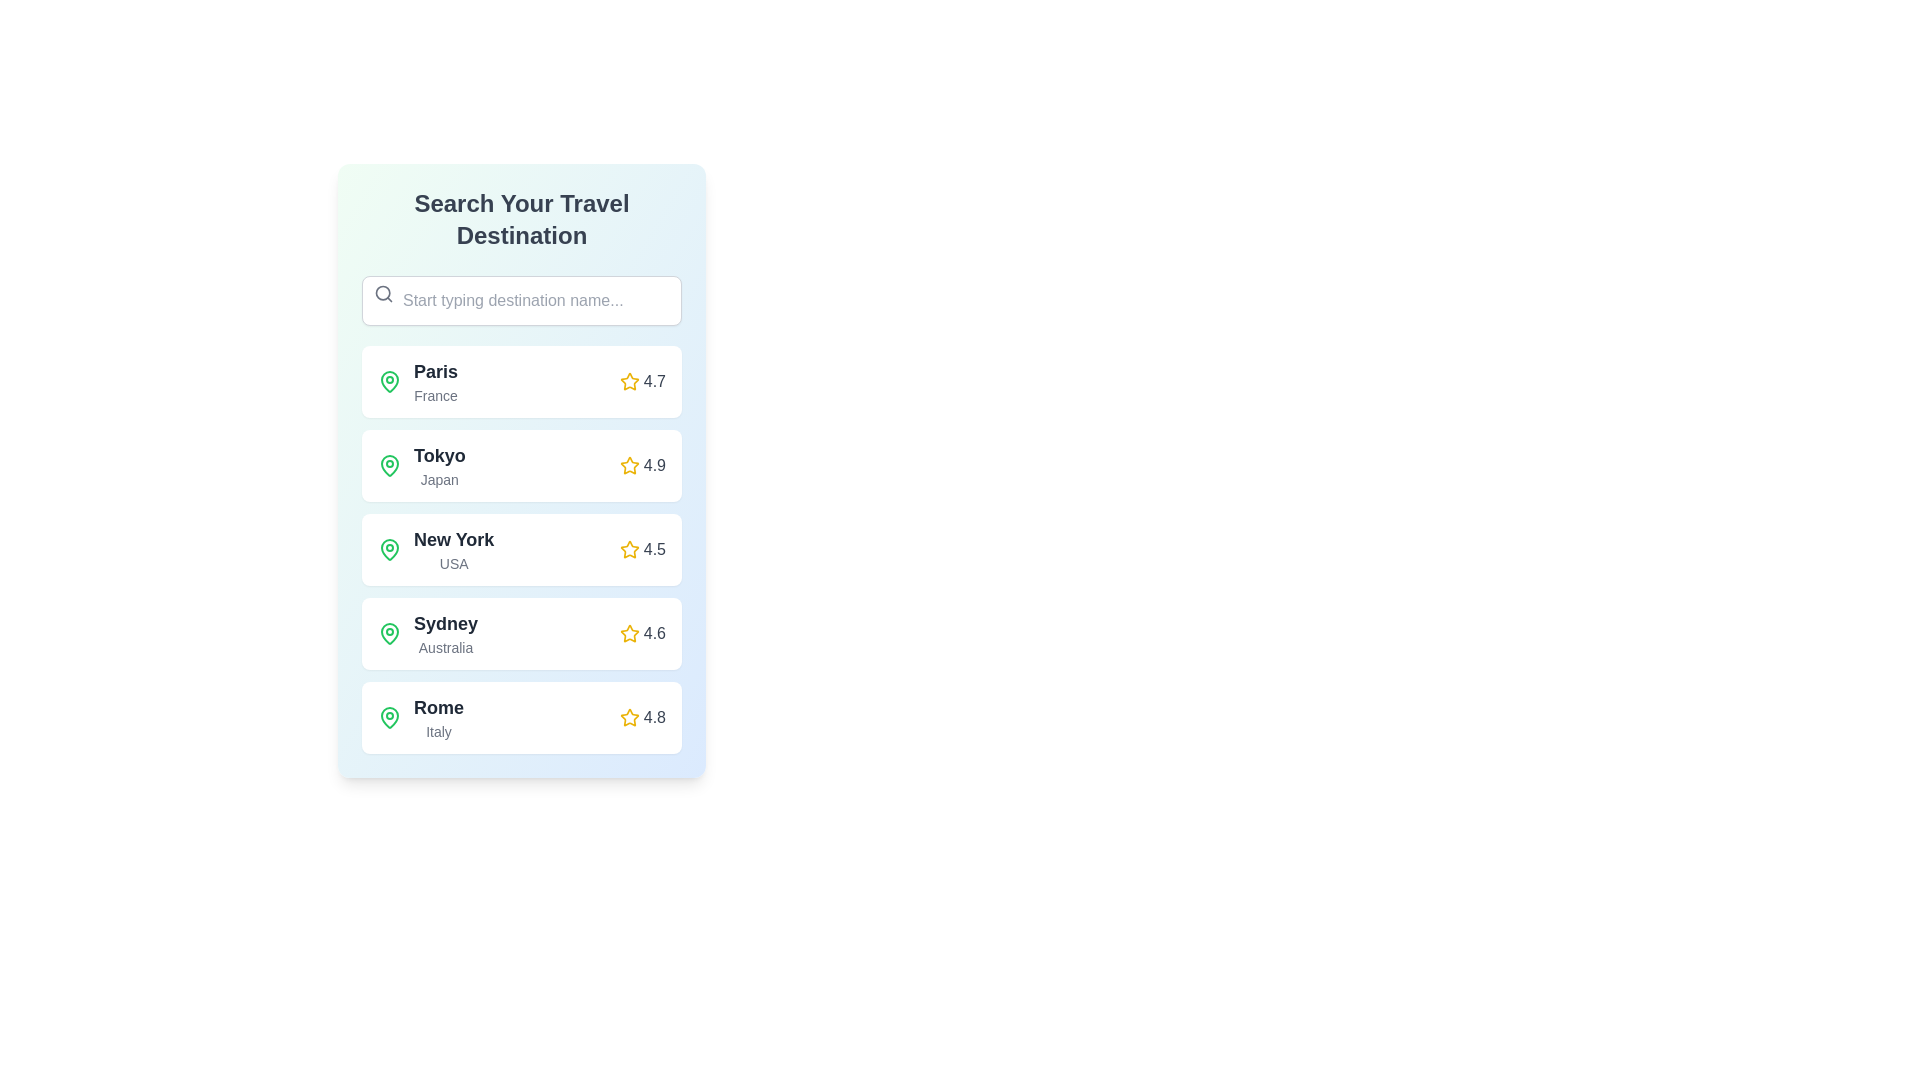 Image resolution: width=1920 pixels, height=1080 pixels. Describe the element at coordinates (438, 479) in the screenshot. I see `the text label displaying 'Japan', which is styled in gray and located below the label 'Tokyo' and to the left of the rating value '4.9' within the card labeled 'Tokyo Japan'` at that location.